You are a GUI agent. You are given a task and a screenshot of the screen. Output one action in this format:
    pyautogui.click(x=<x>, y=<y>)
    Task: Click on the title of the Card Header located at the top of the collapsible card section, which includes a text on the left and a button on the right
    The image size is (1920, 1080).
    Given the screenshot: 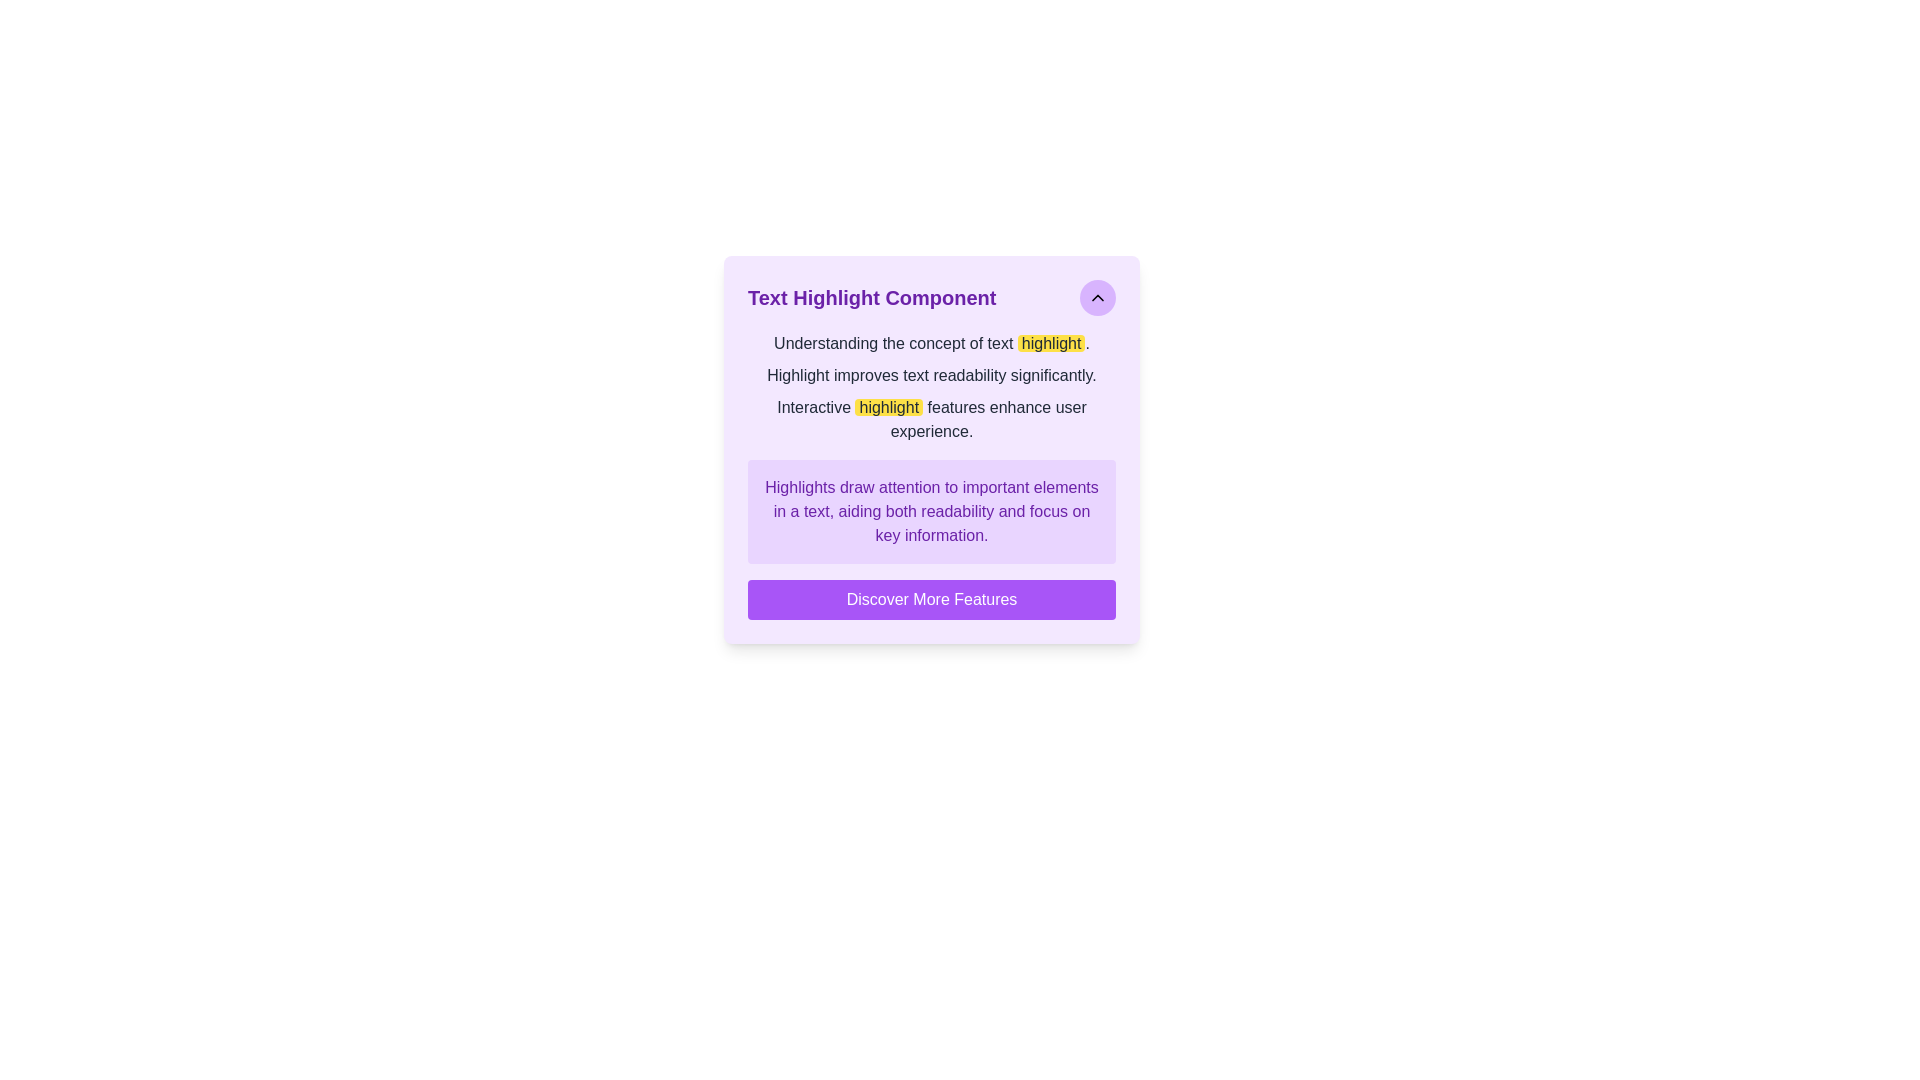 What is the action you would take?
    pyautogui.click(x=930, y=297)
    